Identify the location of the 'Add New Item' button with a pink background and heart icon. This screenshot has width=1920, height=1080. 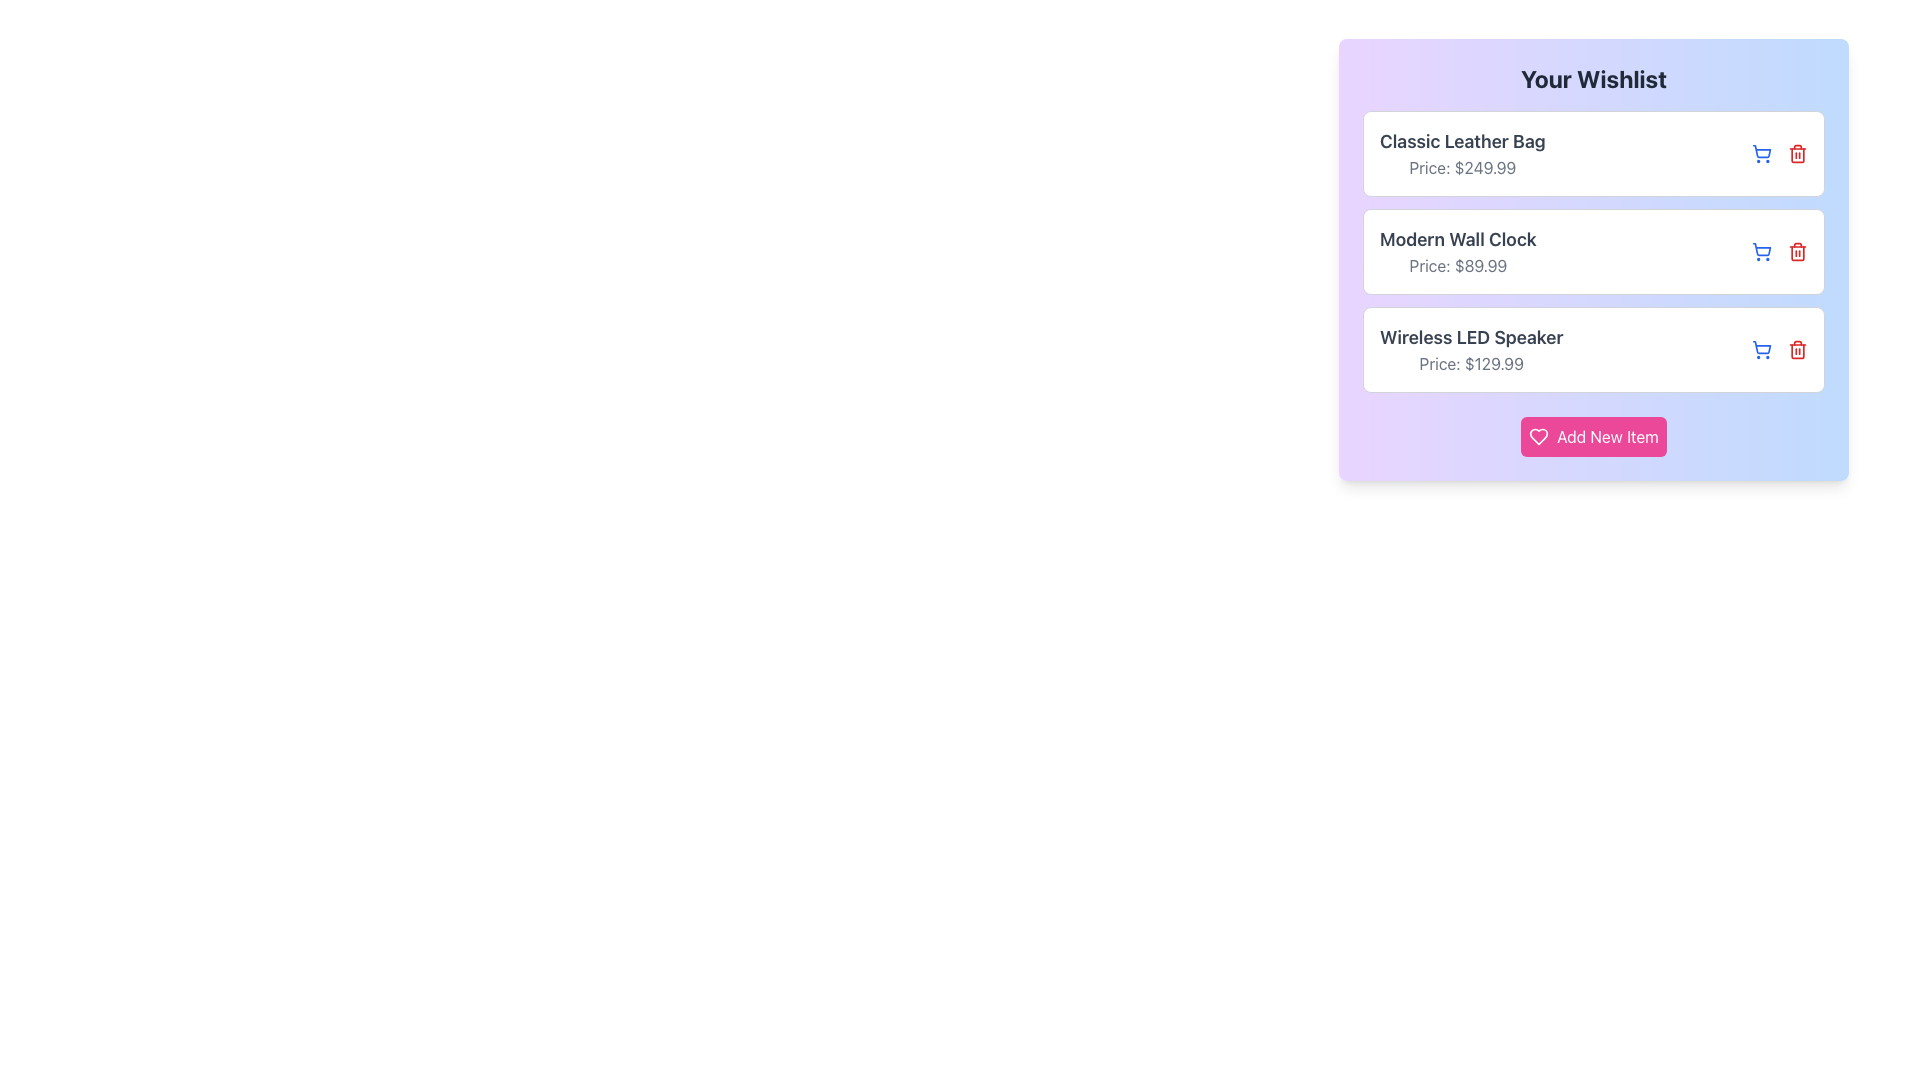
(1592, 435).